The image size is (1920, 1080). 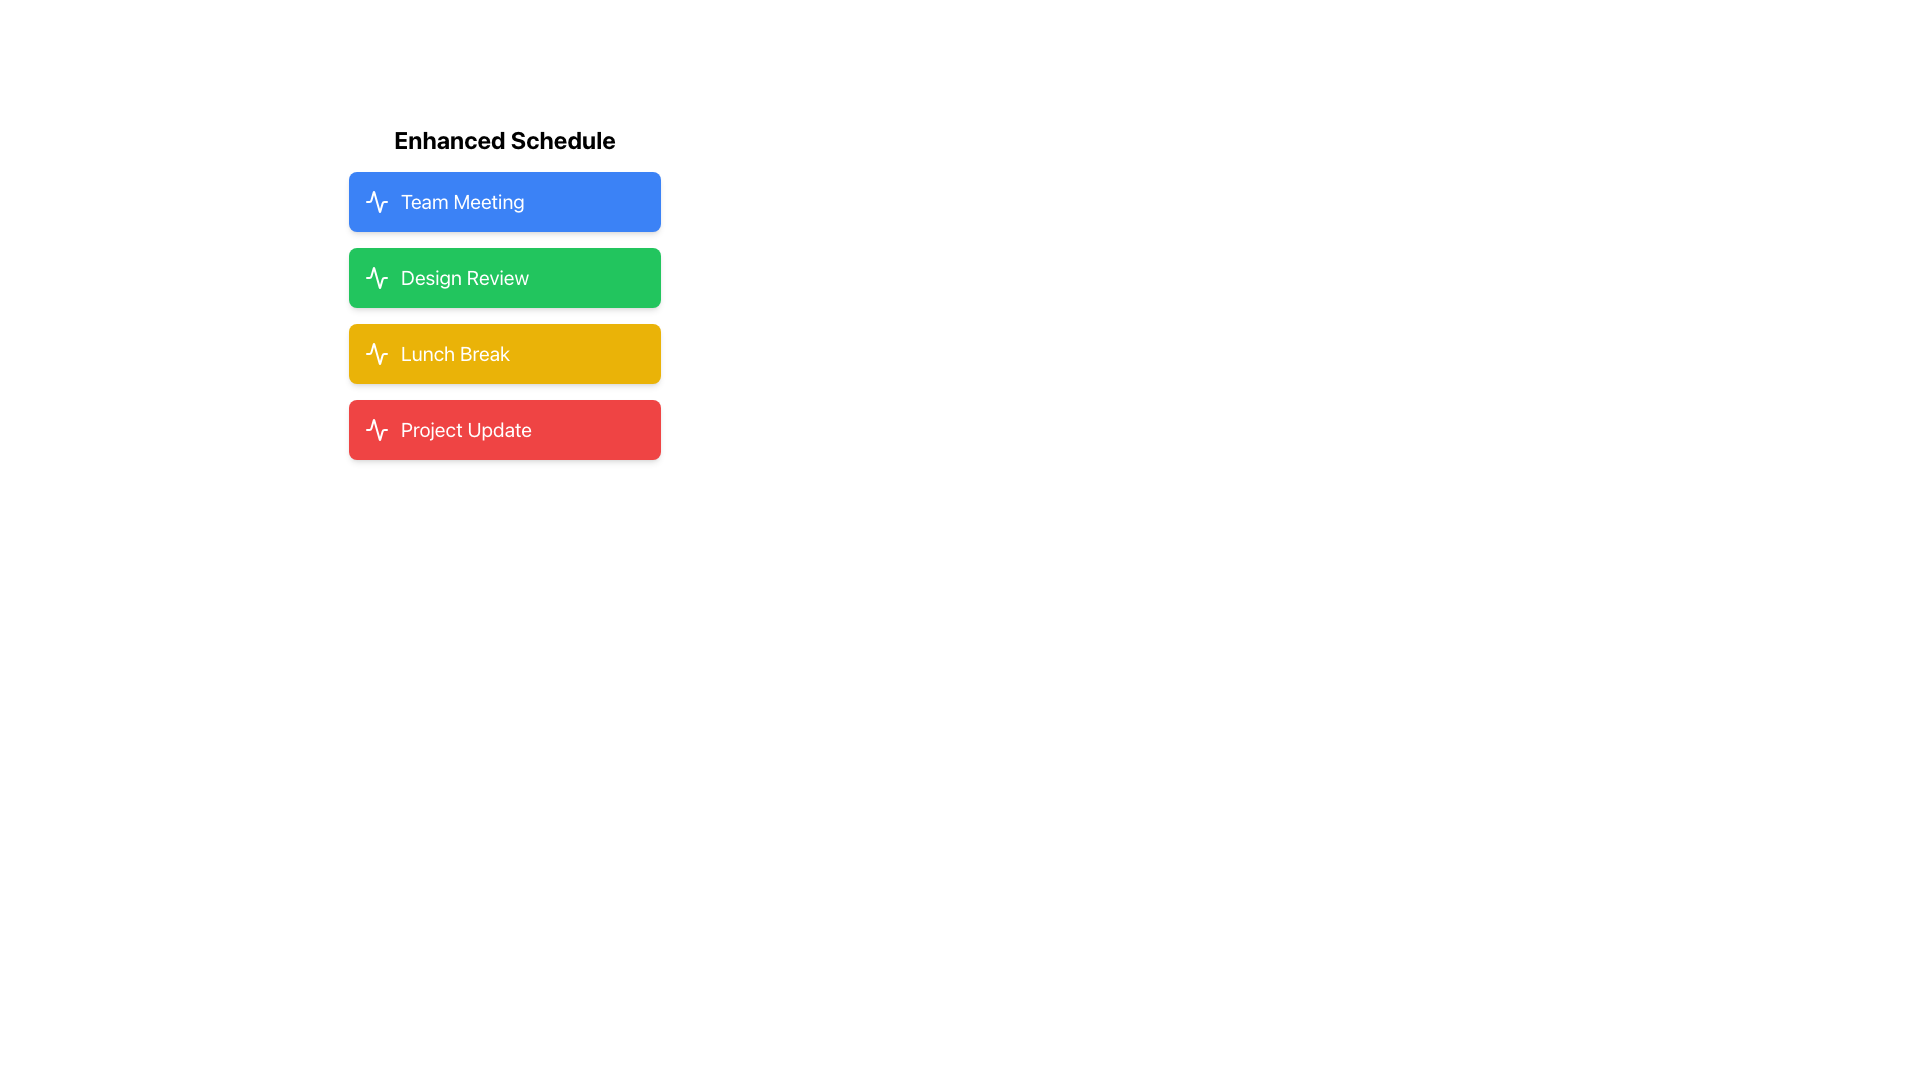 What do you see at coordinates (377, 428) in the screenshot?
I see `the 'Project Update' icon located to the left of the red rectangular button labeled 'Project Update', which is the last item in the vertical list of buttons` at bounding box center [377, 428].